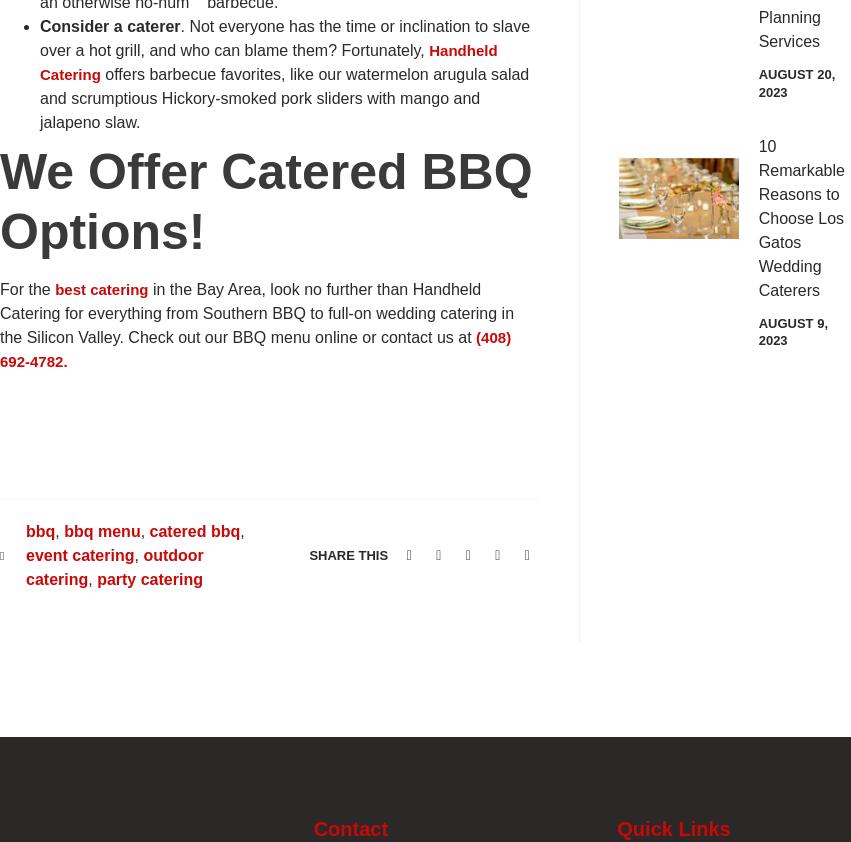 The height and width of the screenshot is (842, 851). I want to click on 'Quick Links', so click(616, 829).